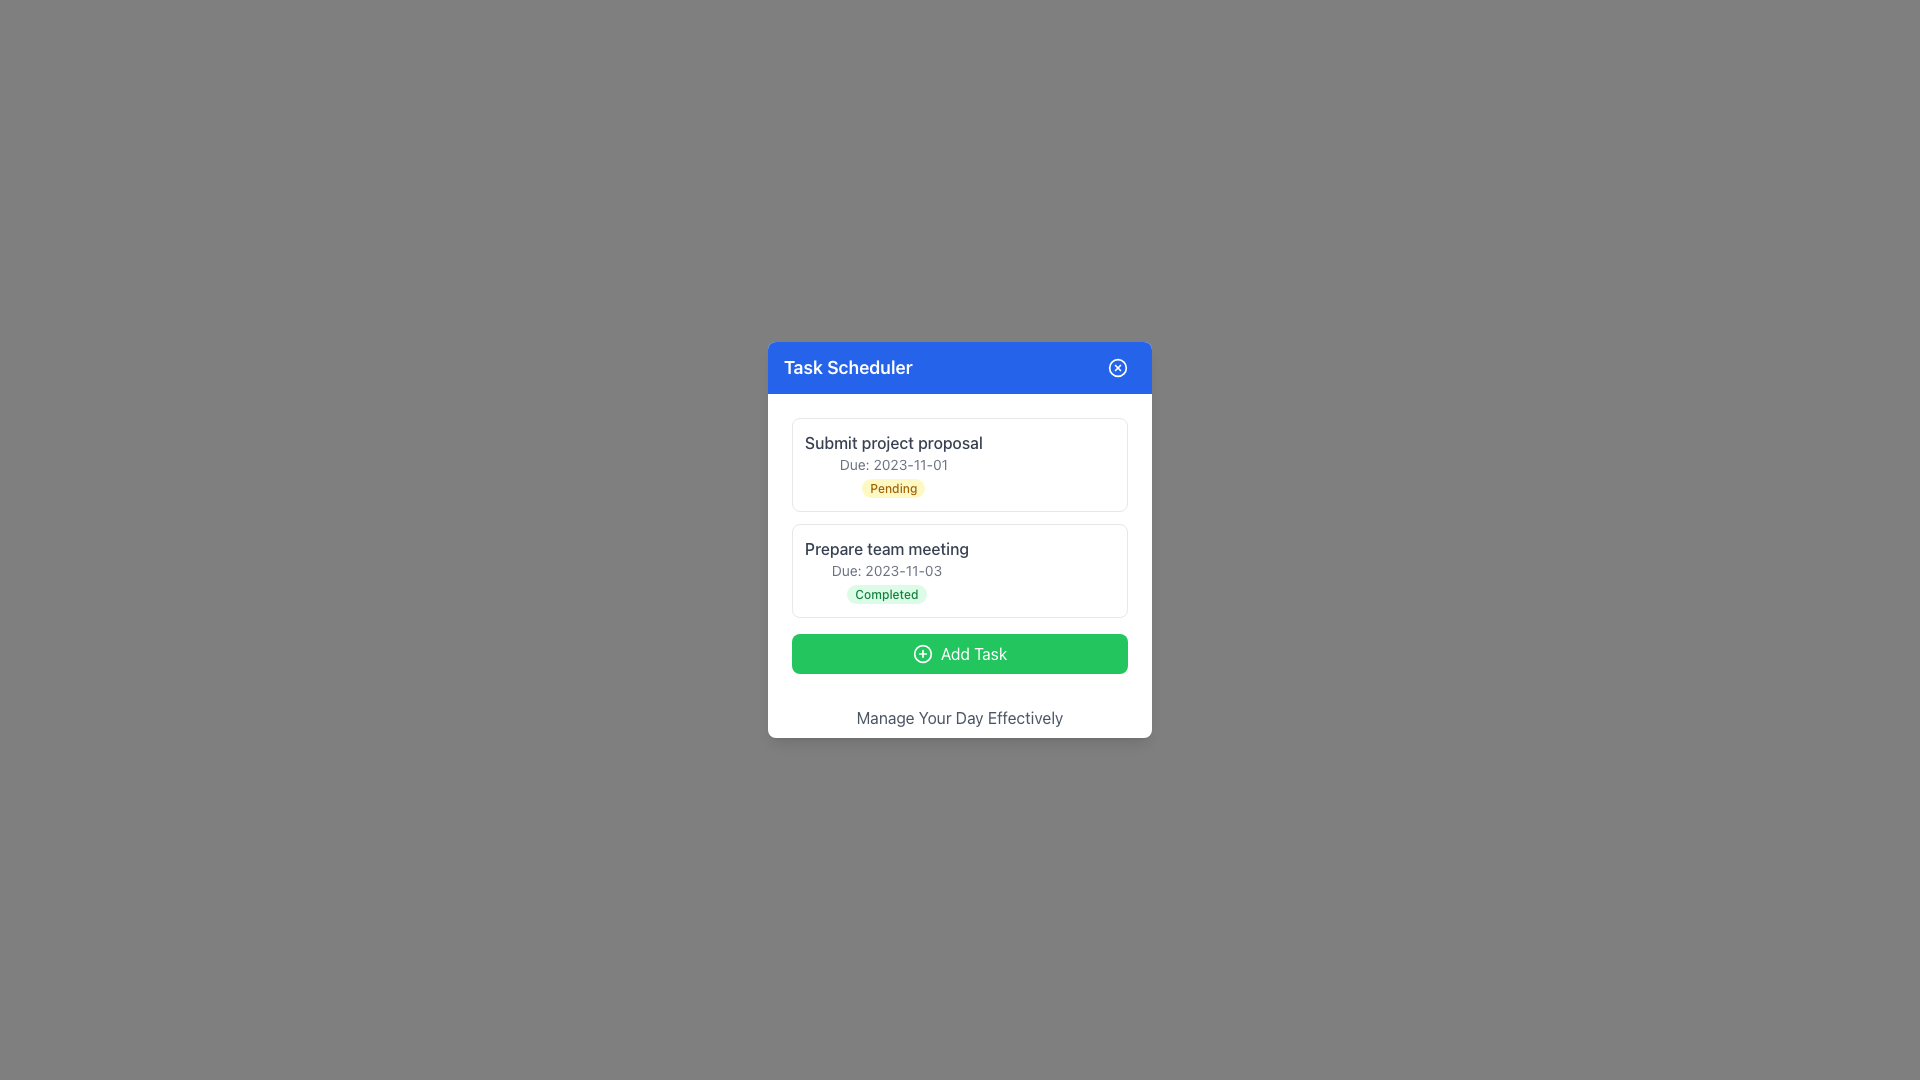 The height and width of the screenshot is (1080, 1920). I want to click on the SVG circle element that is part of the 'Add Task' button icon located at the bottom of the task scheduler's main window, so click(921, 654).